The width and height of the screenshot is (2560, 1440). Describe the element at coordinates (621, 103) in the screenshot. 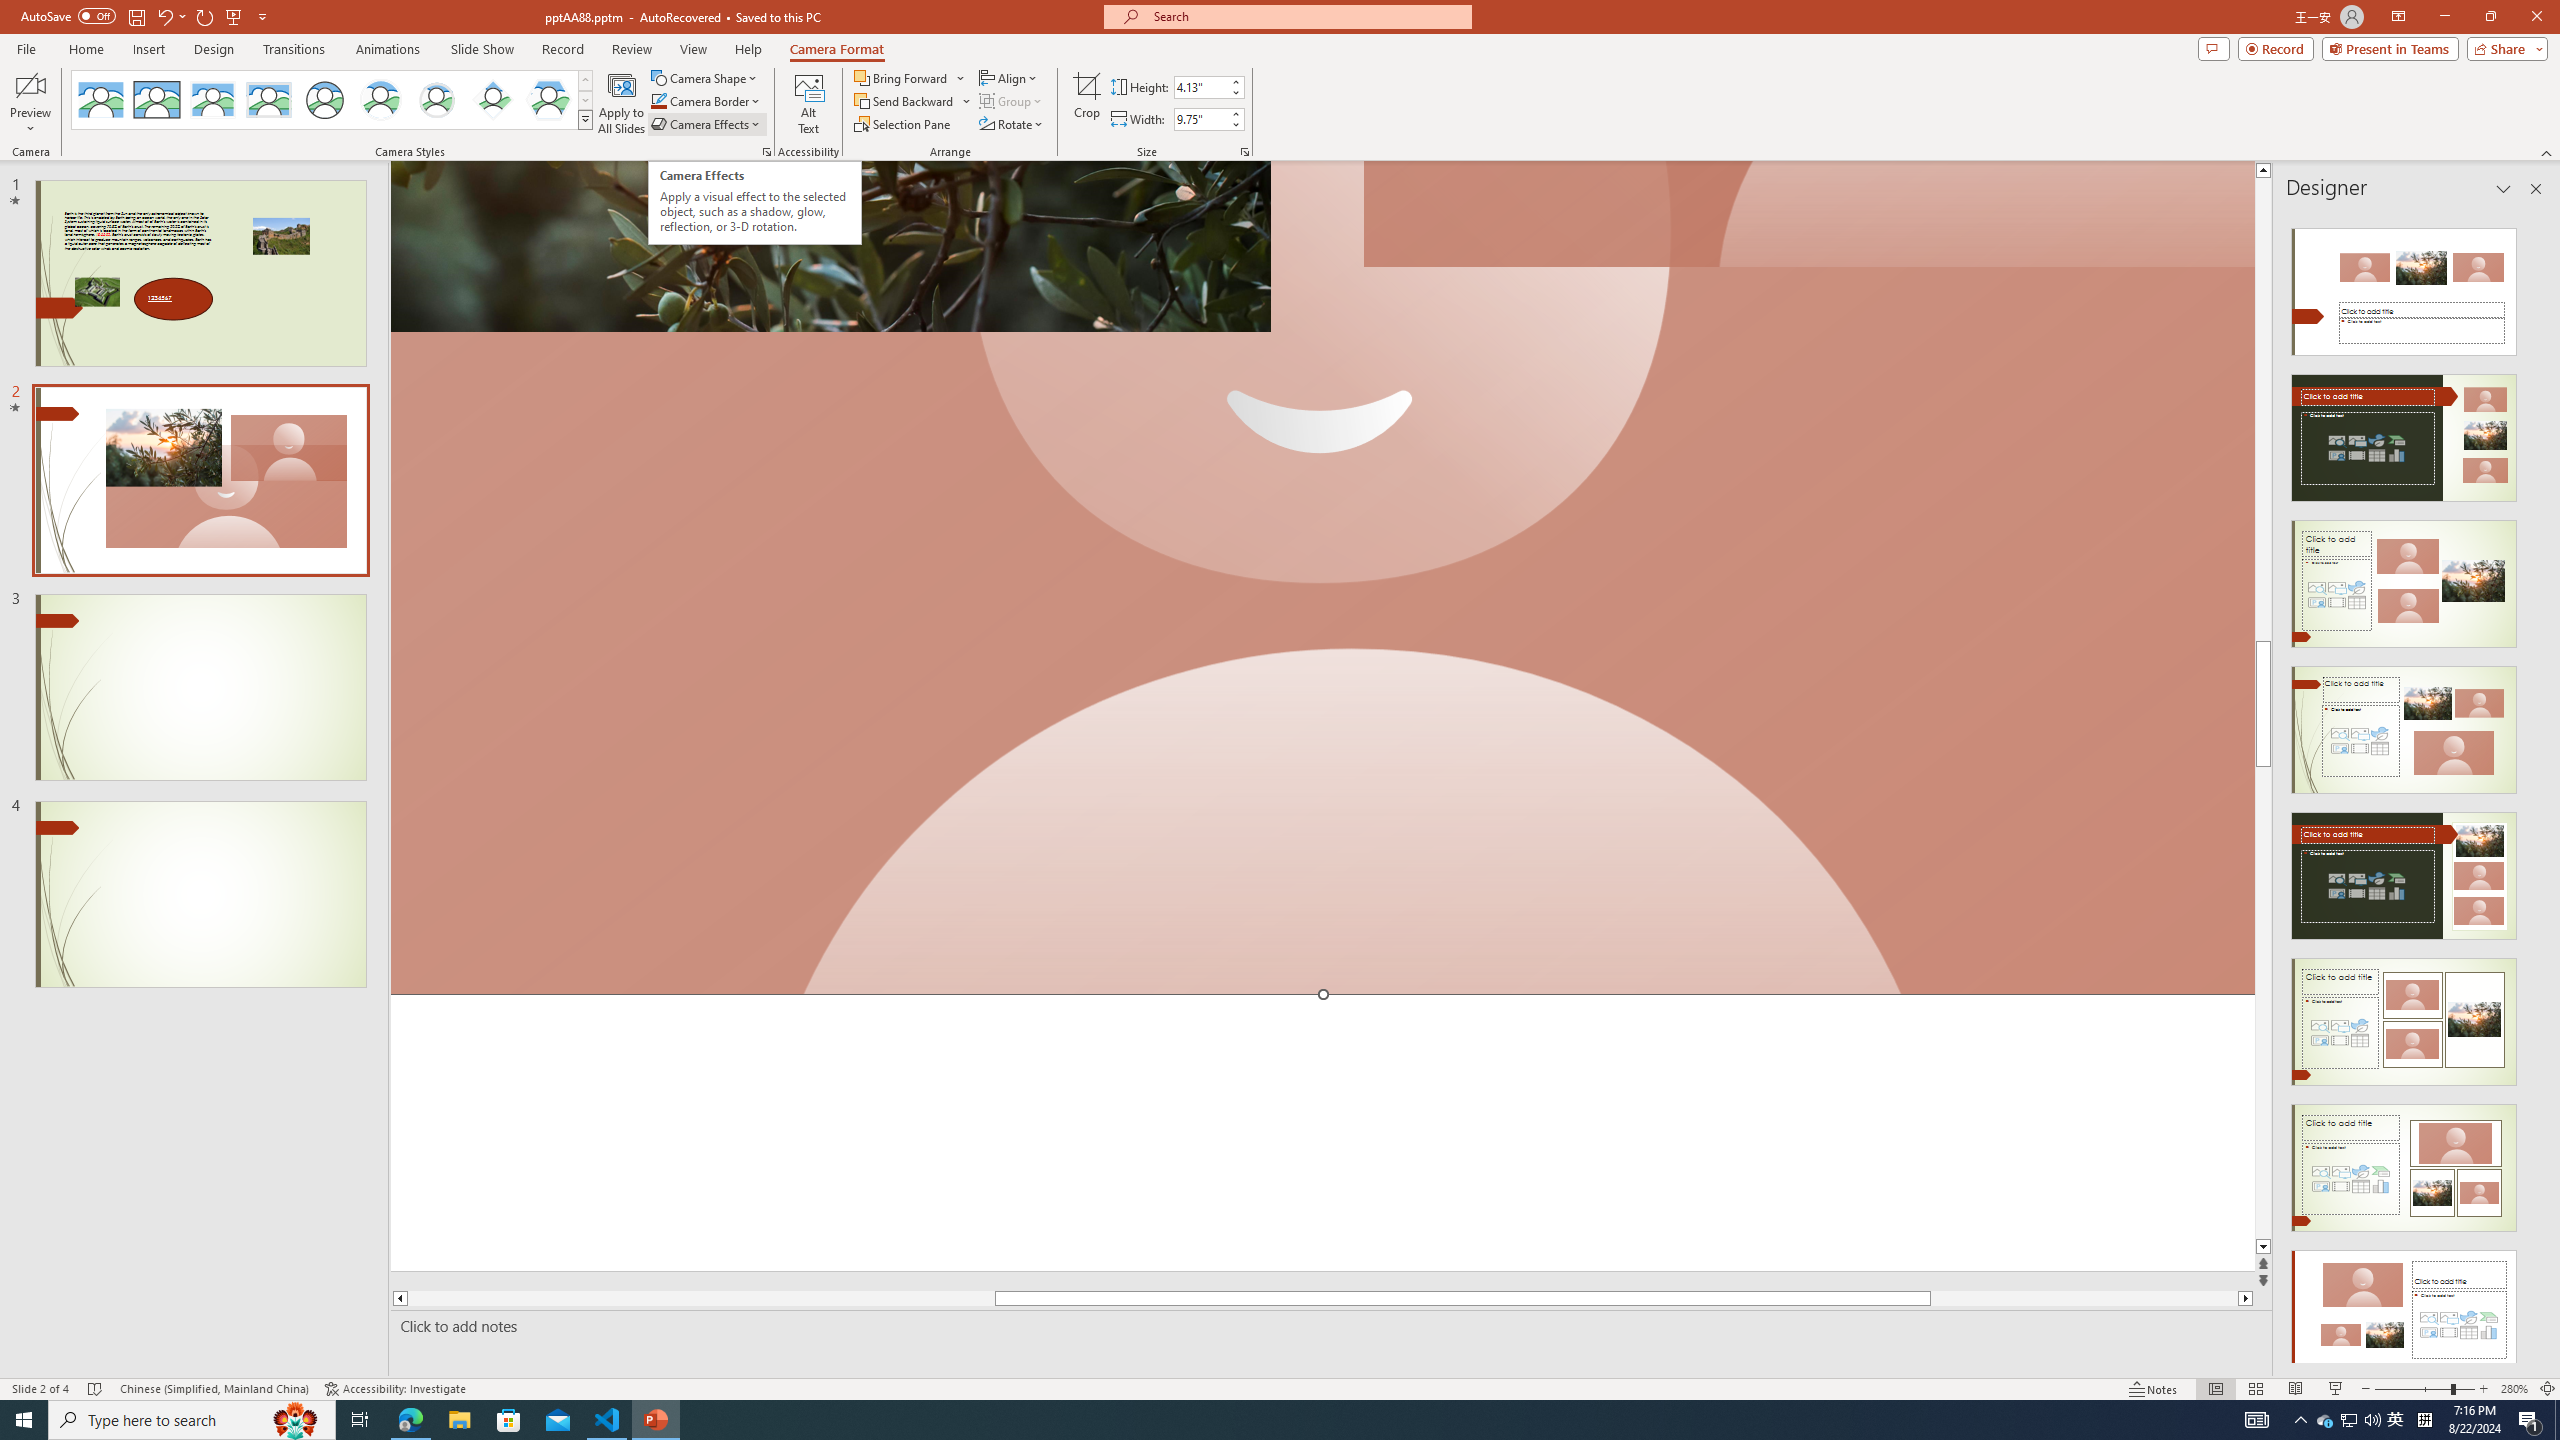

I see `'Apply to All Slides'` at that location.